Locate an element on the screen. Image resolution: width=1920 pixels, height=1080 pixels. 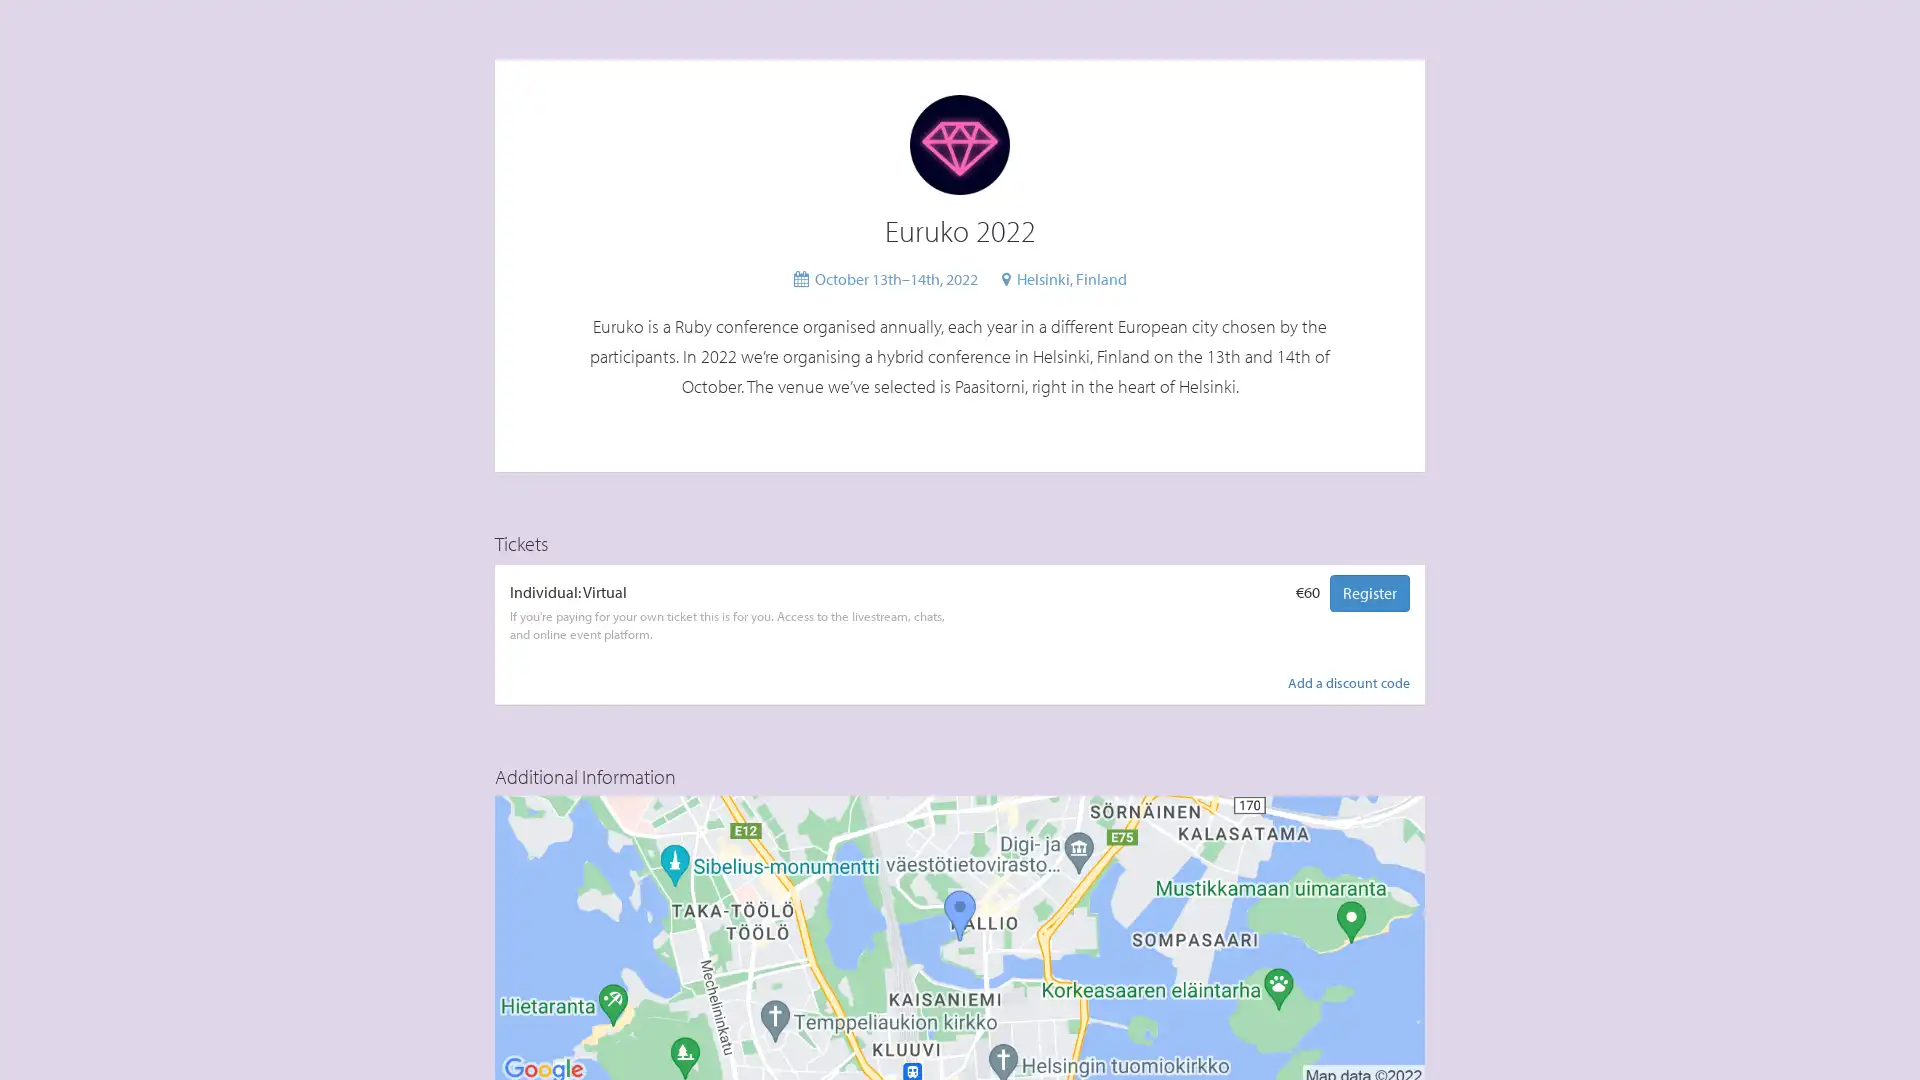
Register is located at coordinates (1368, 591).